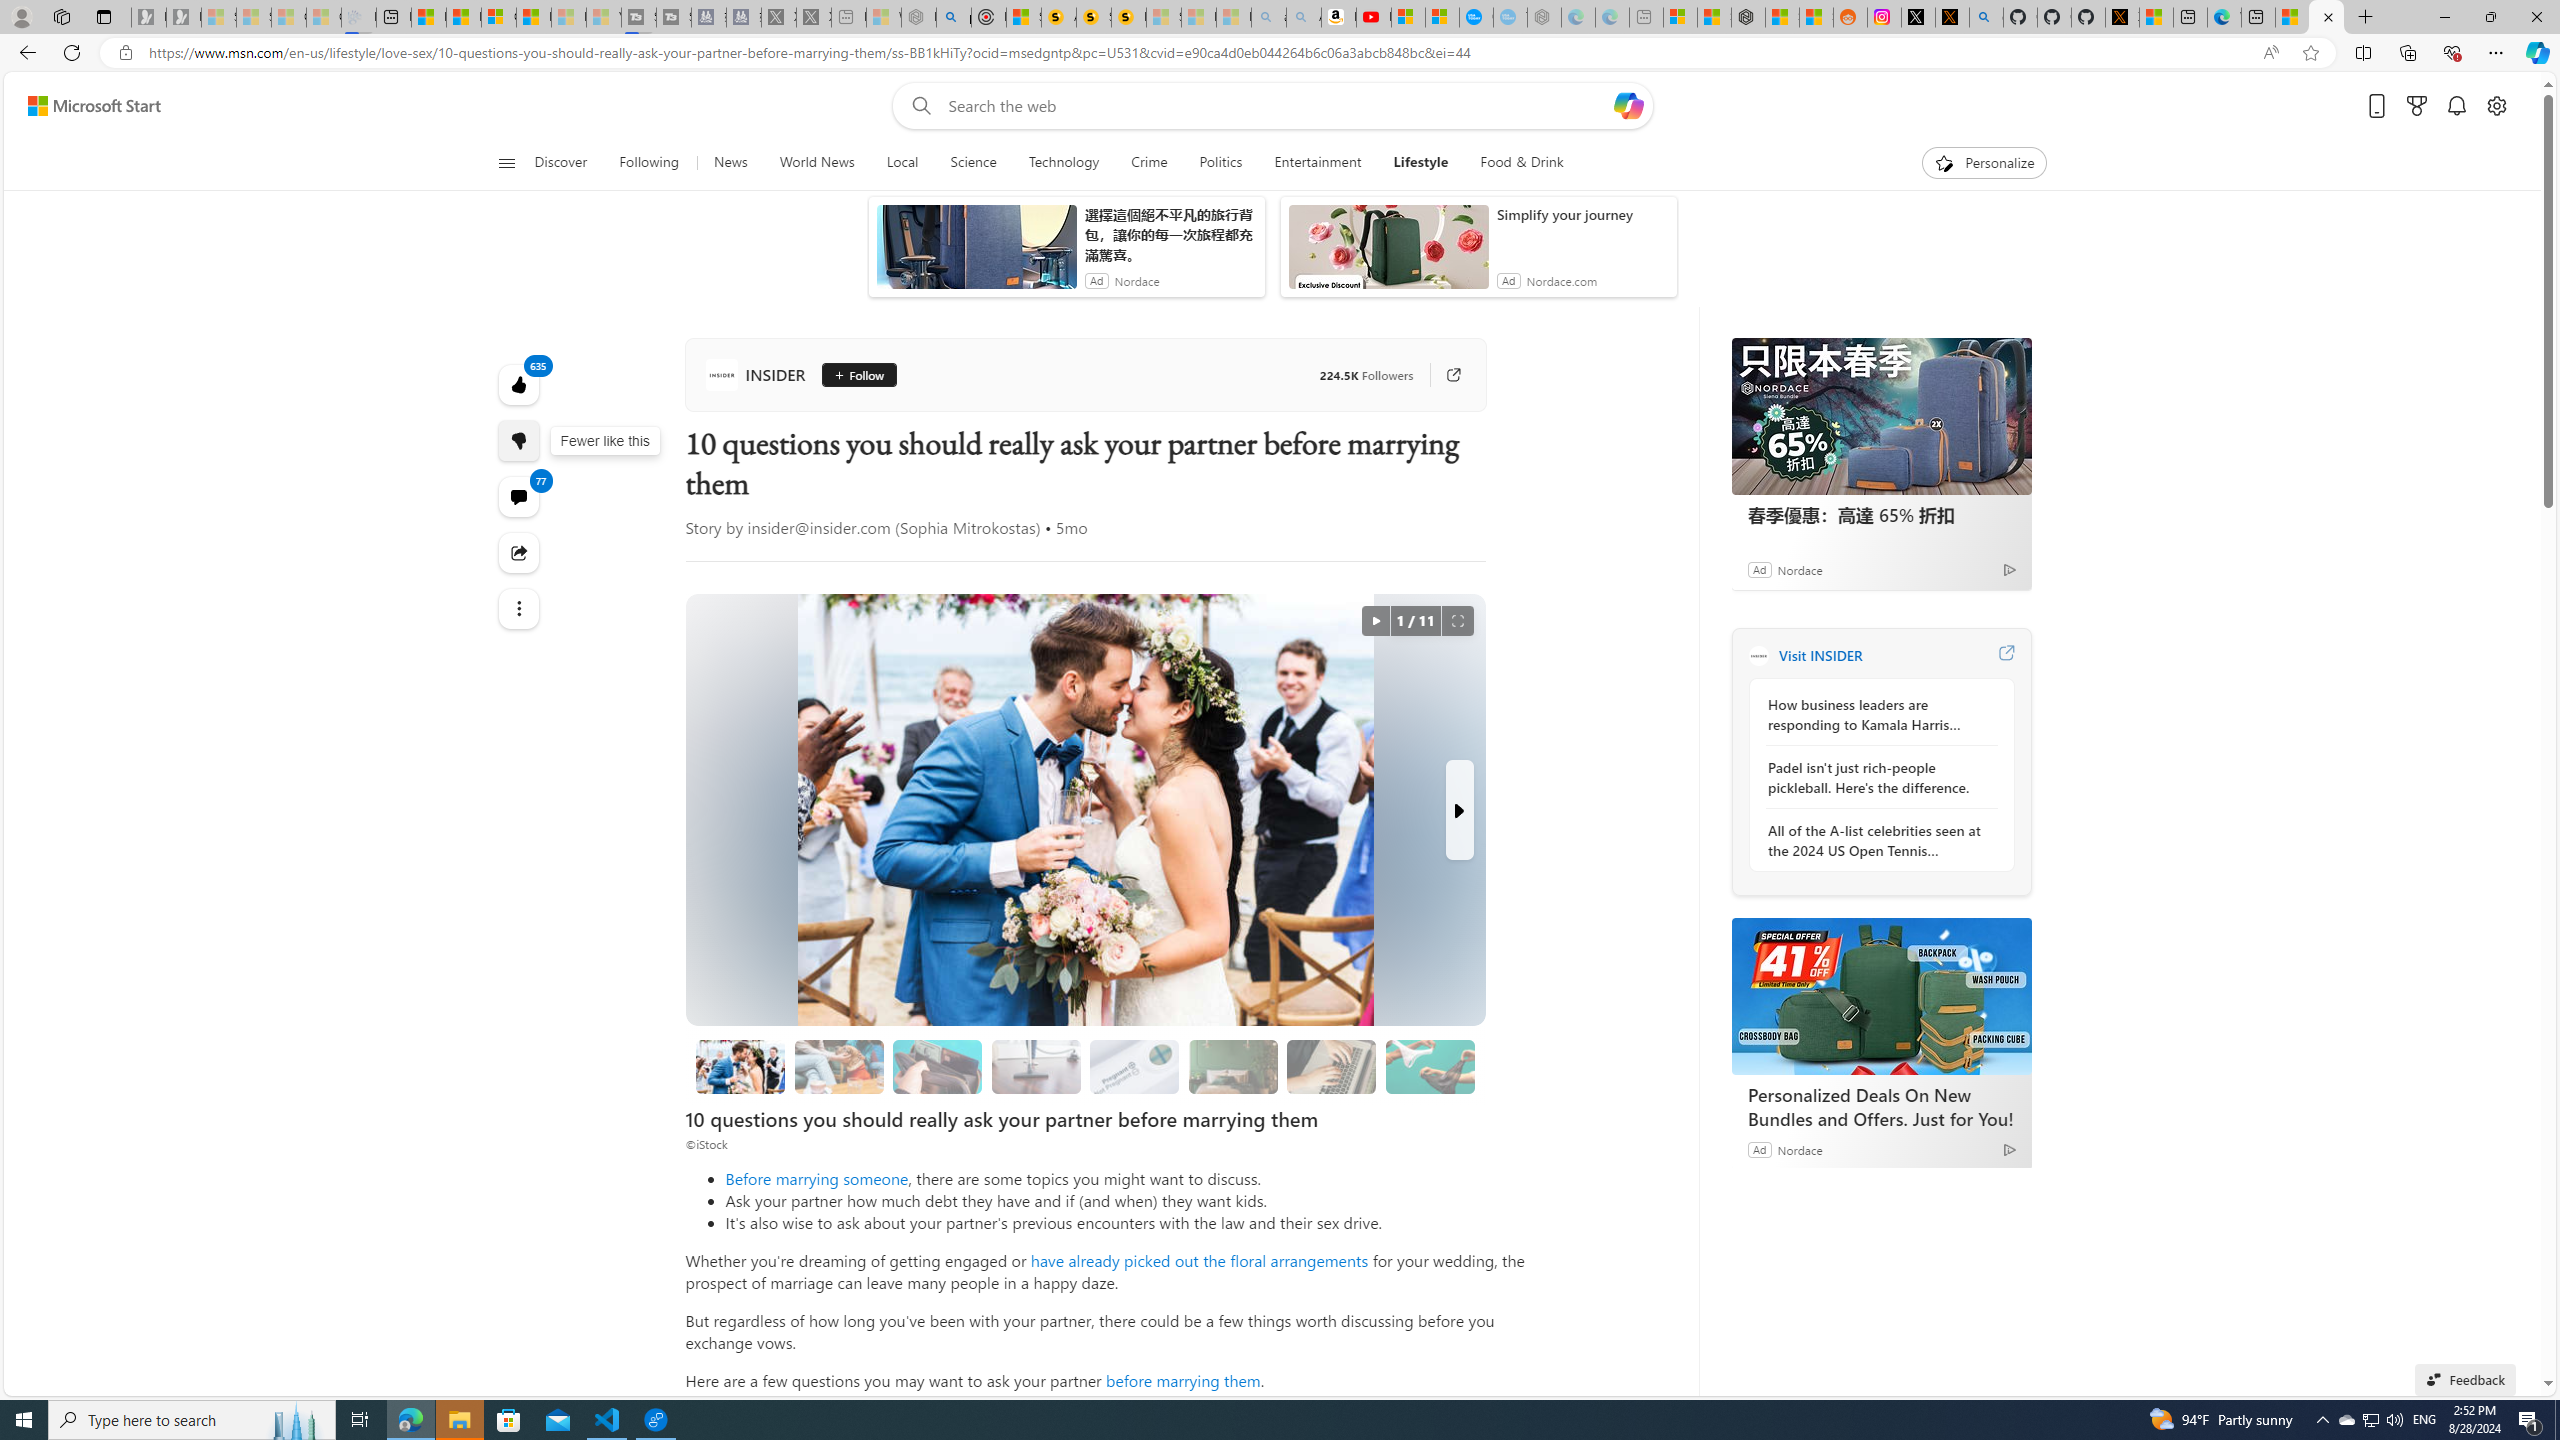  What do you see at coordinates (102, 16) in the screenshot?
I see `'Tab actions menu'` at bounding box center [102, 16].